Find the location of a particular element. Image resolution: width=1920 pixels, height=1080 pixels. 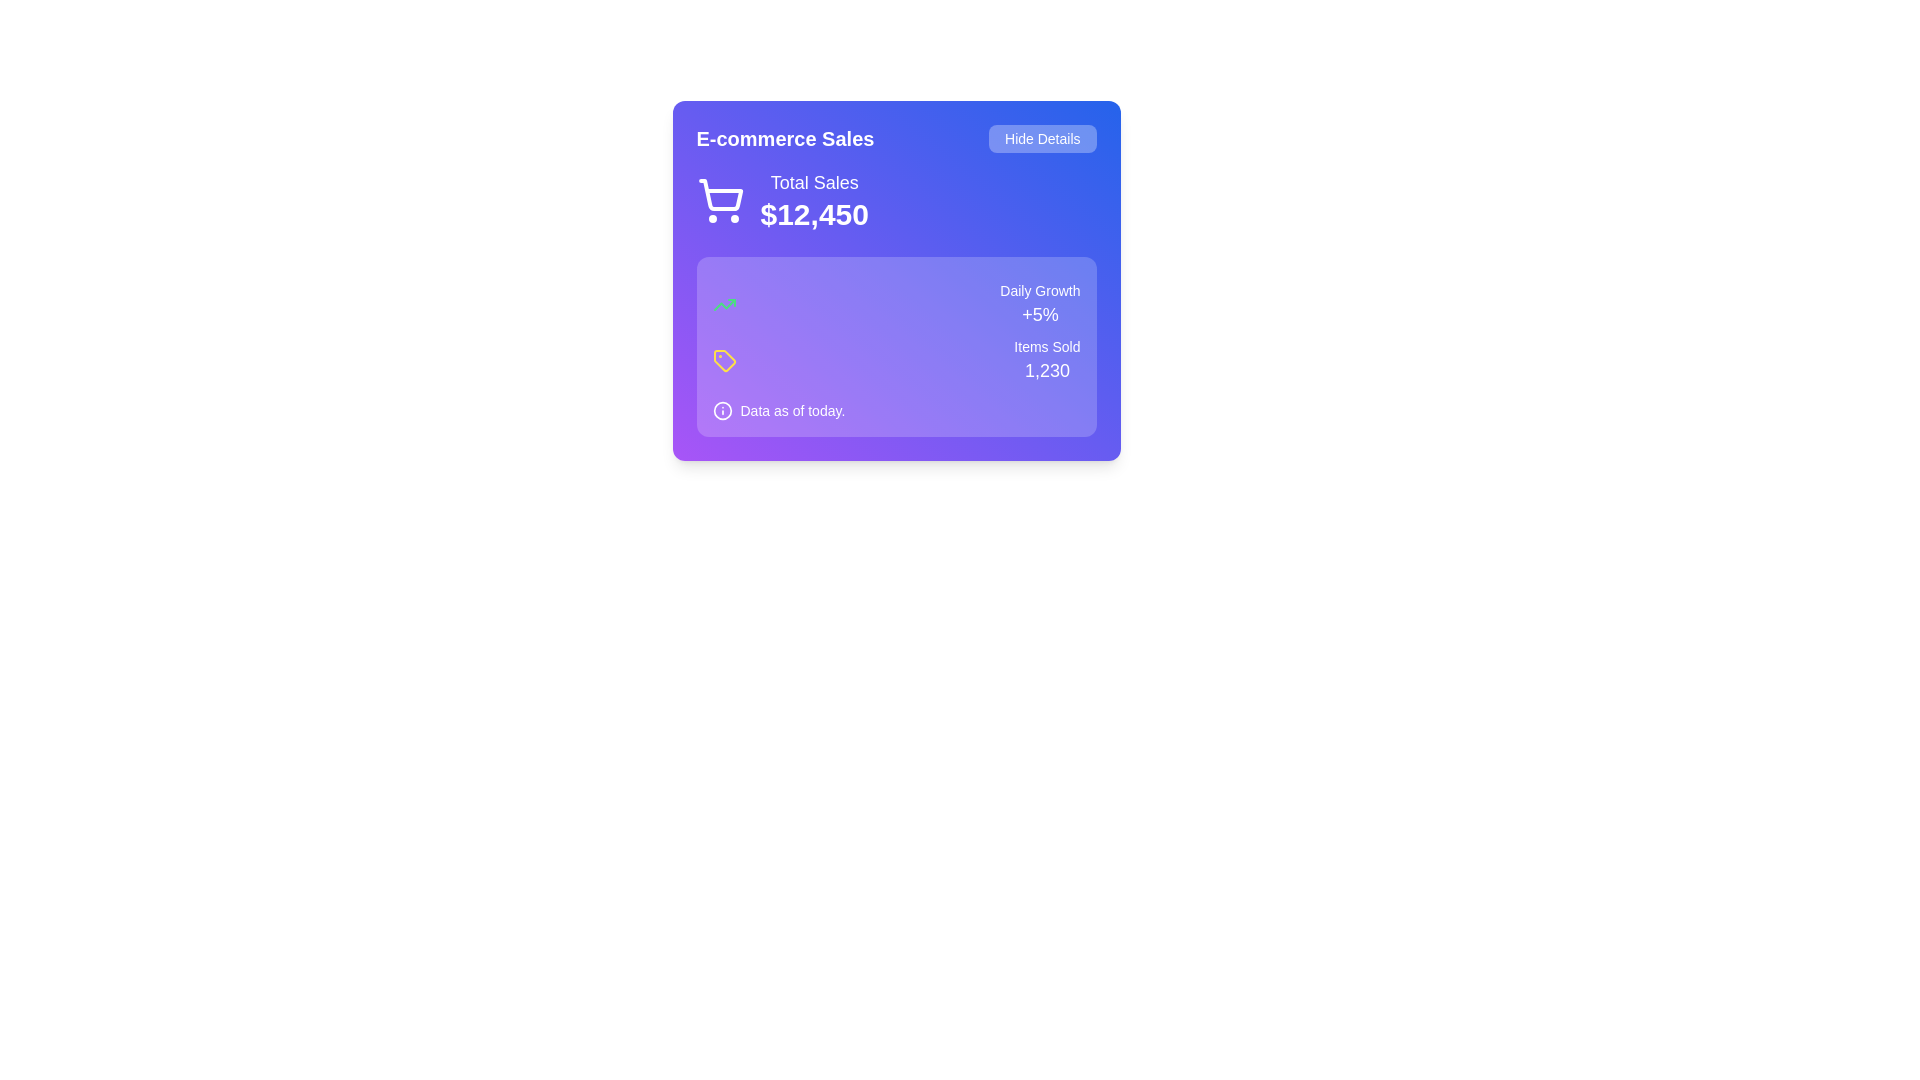

the 'Hide Details' button with a semi-transparent white background and rounded corners is located at coordinates (1041, 137).